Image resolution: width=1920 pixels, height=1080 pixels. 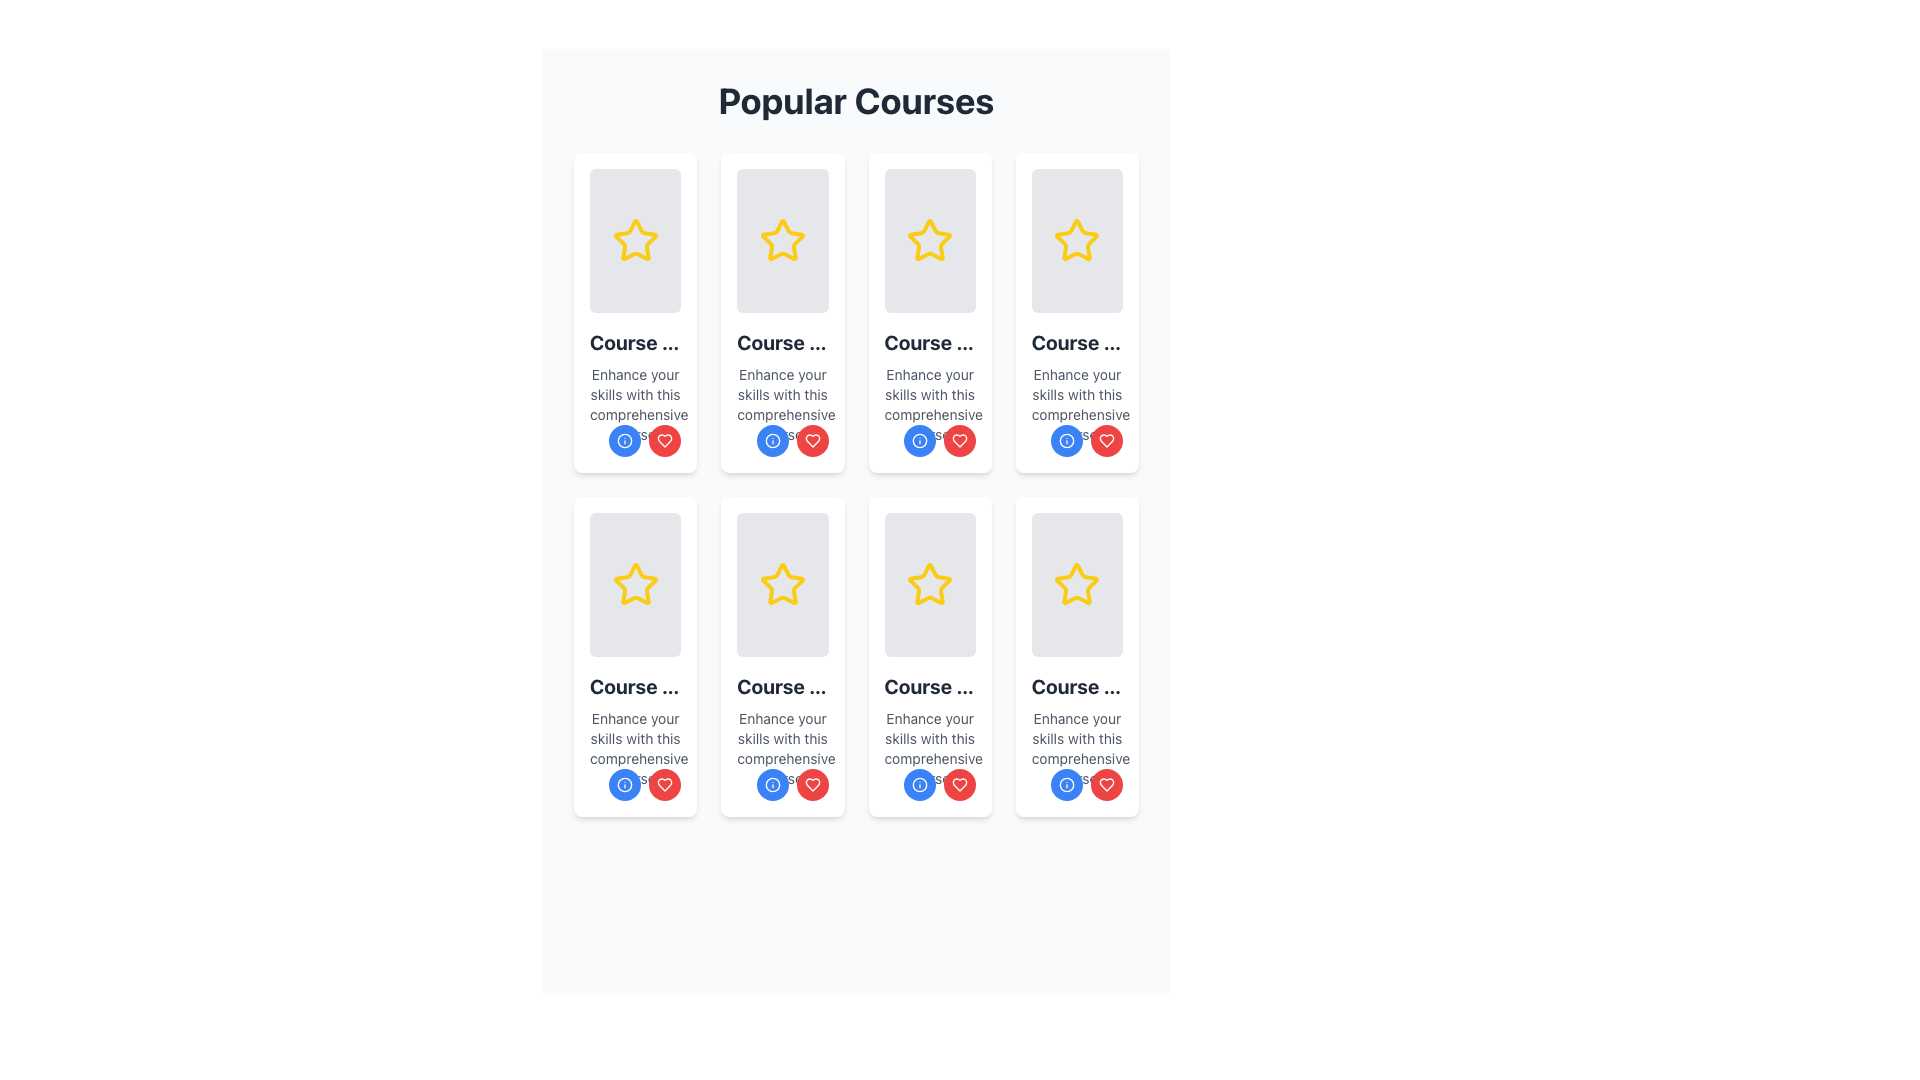 What do you see at coordinates (918, 784) in the screenshot?
I see `the circular blue icon button with a white 'i' symbol located in the second row and second column of the card layout, positioned below the text content` at bounding box center [918, 784].